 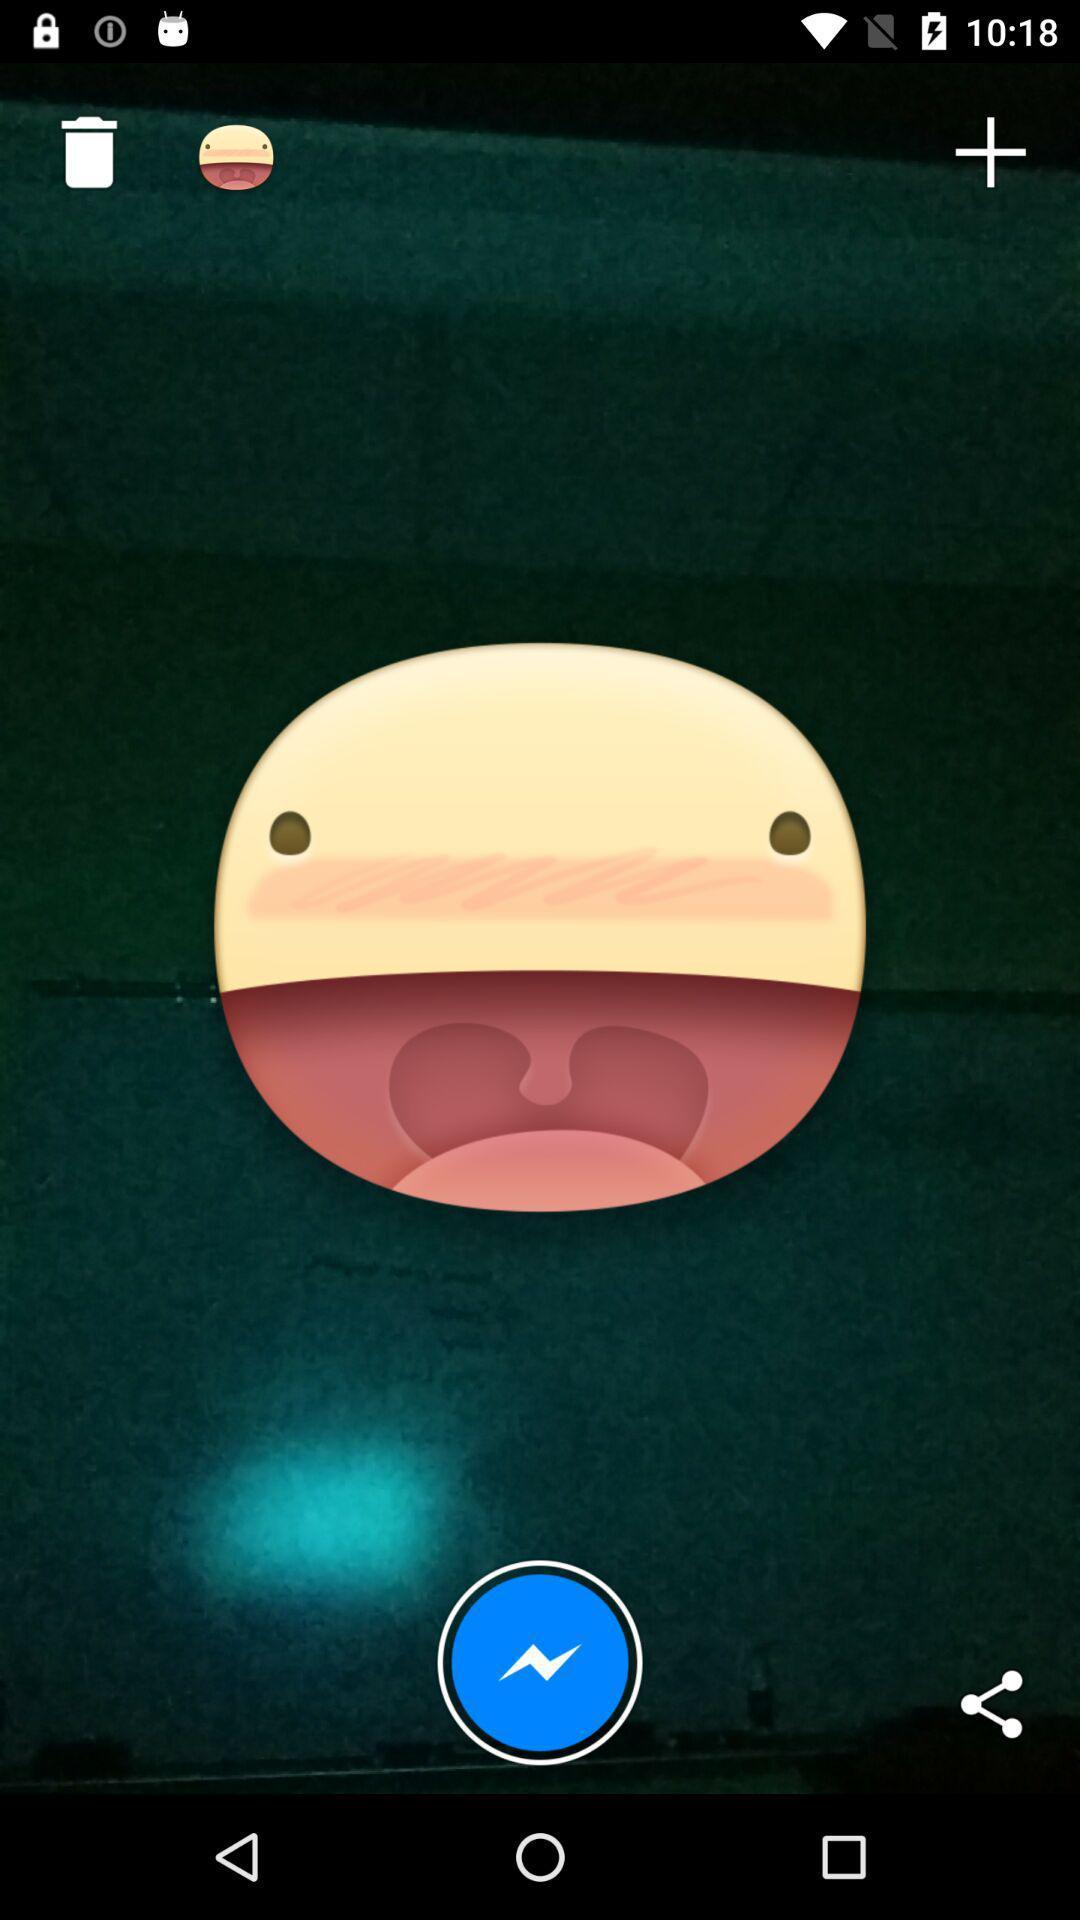 What do you see at coordinates (990, 1703) in the screenshot?
I see `the item at the bottom right corner` at bounding box center [990, 1703].